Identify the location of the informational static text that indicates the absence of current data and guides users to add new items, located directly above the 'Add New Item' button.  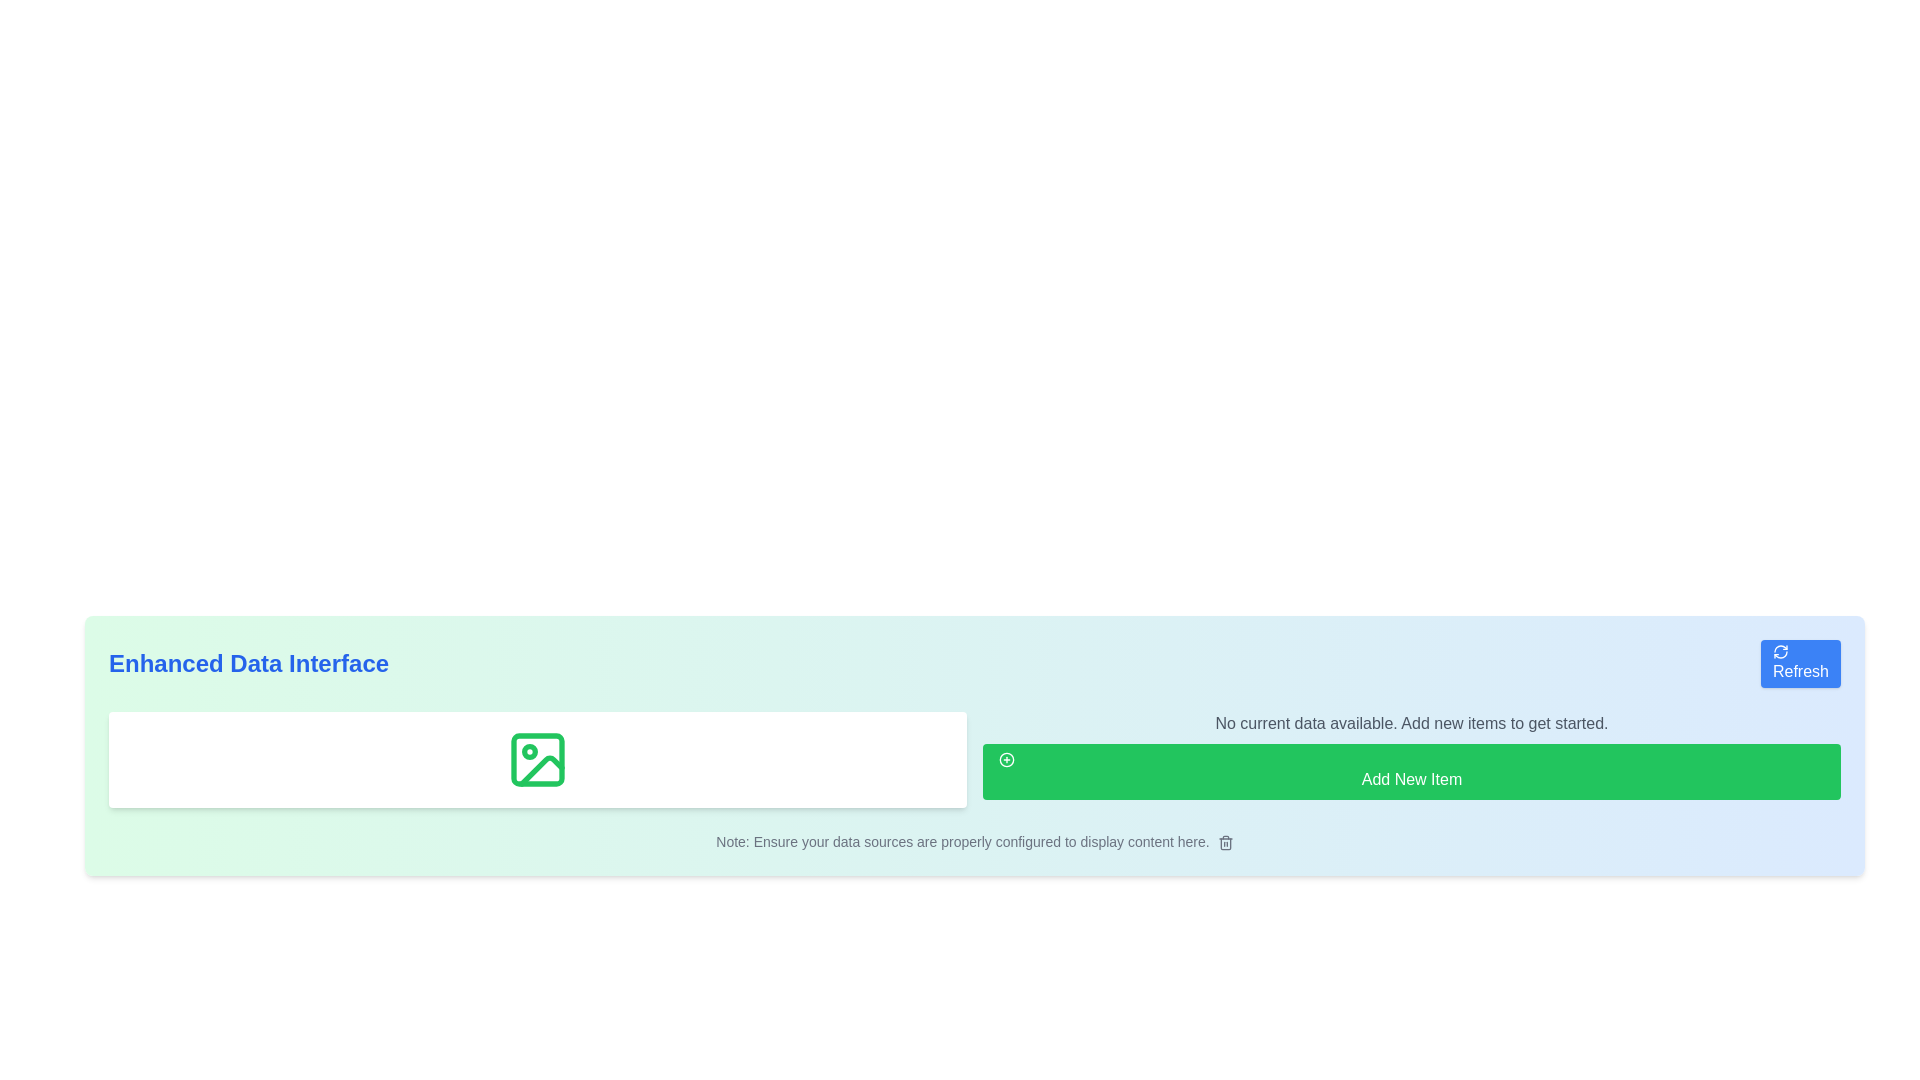
(1410, 724).